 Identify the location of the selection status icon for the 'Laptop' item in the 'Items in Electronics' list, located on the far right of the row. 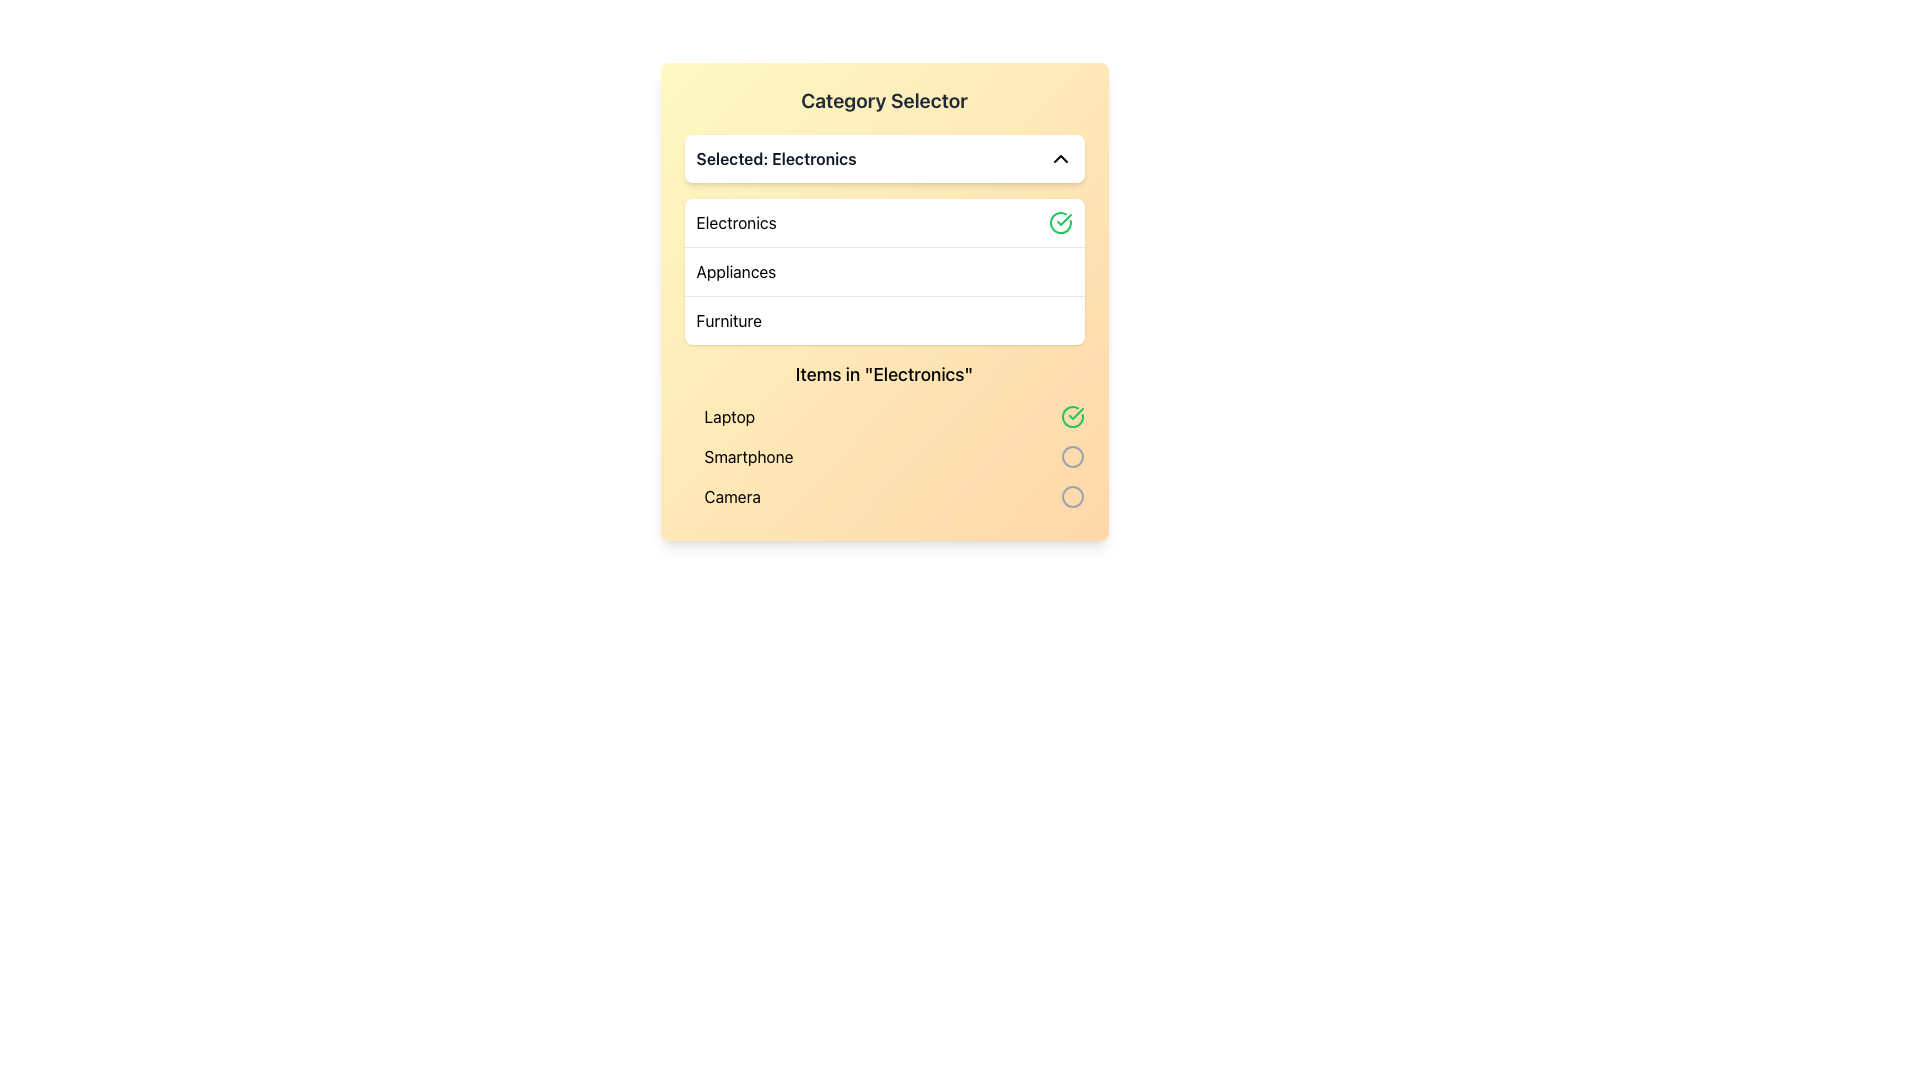
(1071, 415).